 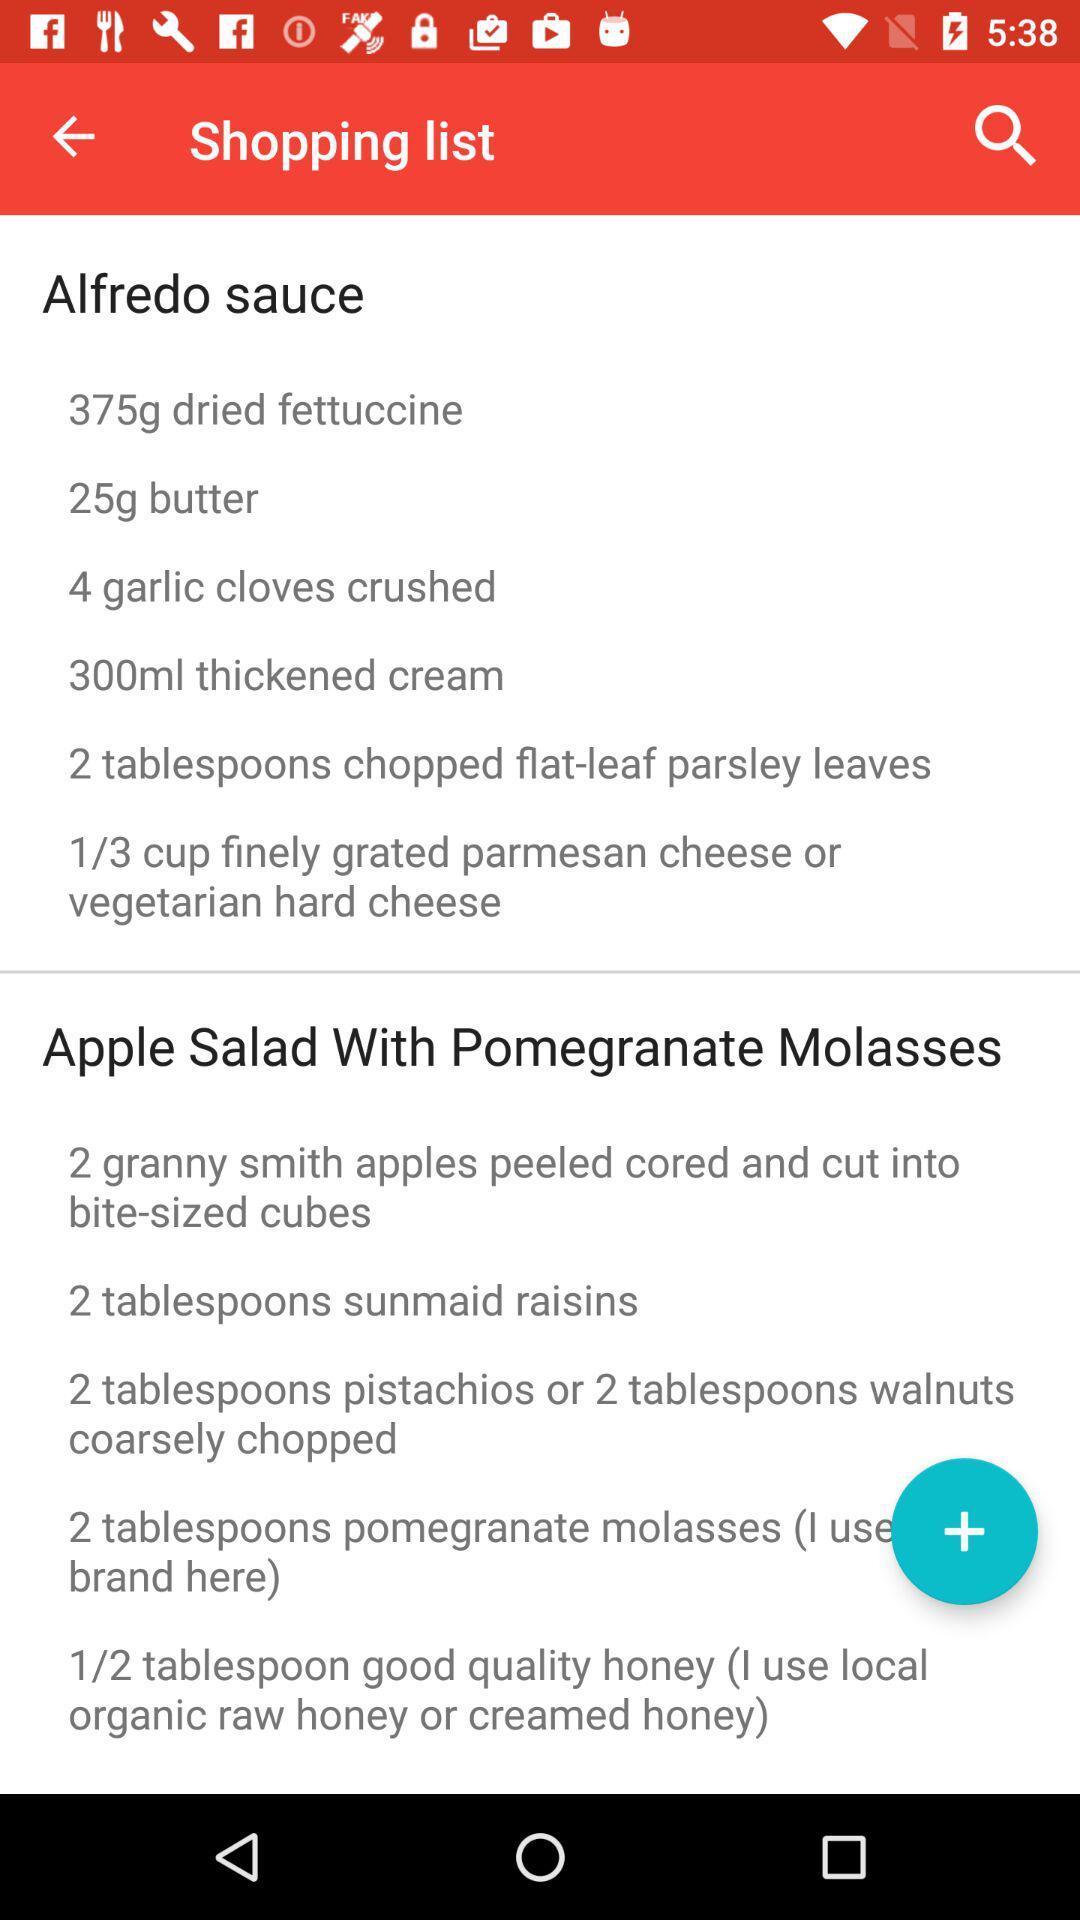 I want to click on the item above the 2 granny smith, so click(x=521, y=1044).